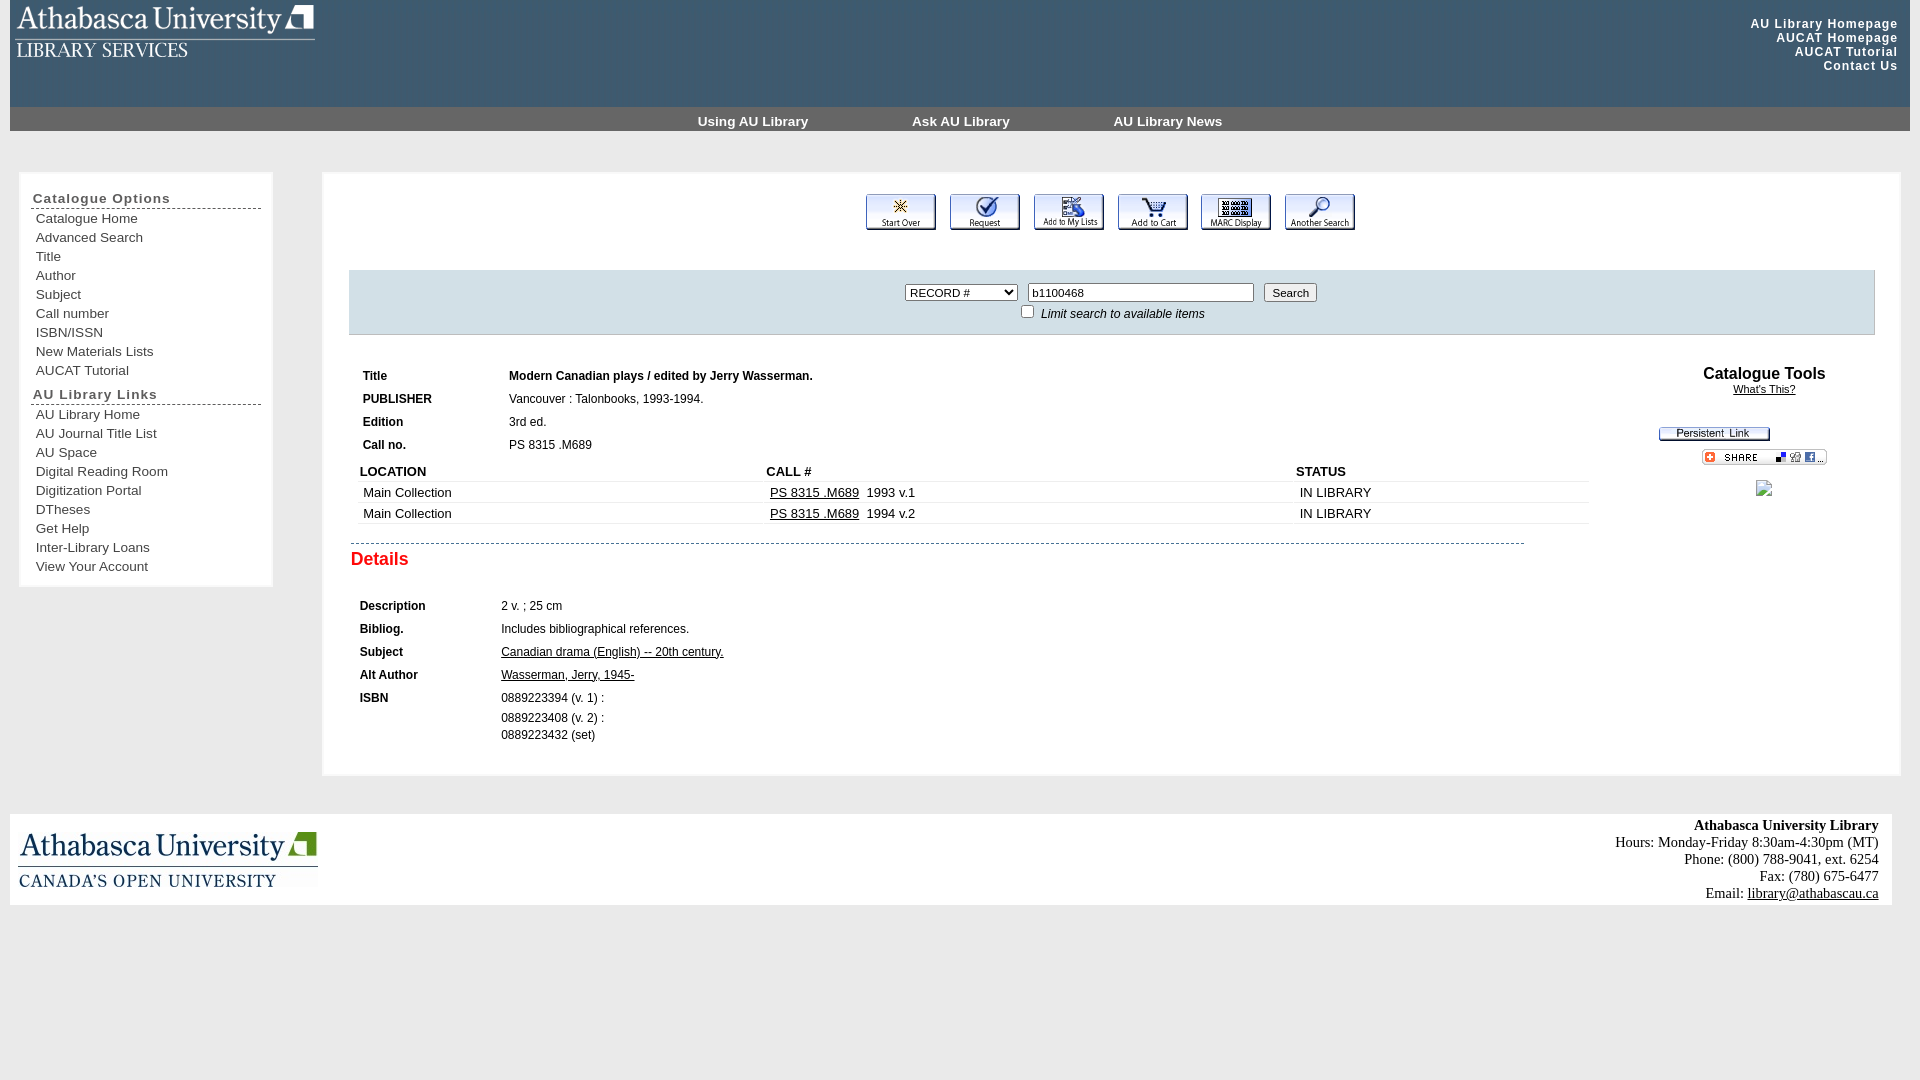 Image resolution: width=1920 pixels, height=1080 pixels. What do you see at coordinates (146, 527) in the screenshot?
I see `'Get Help'` at bounding box center [146, 527].